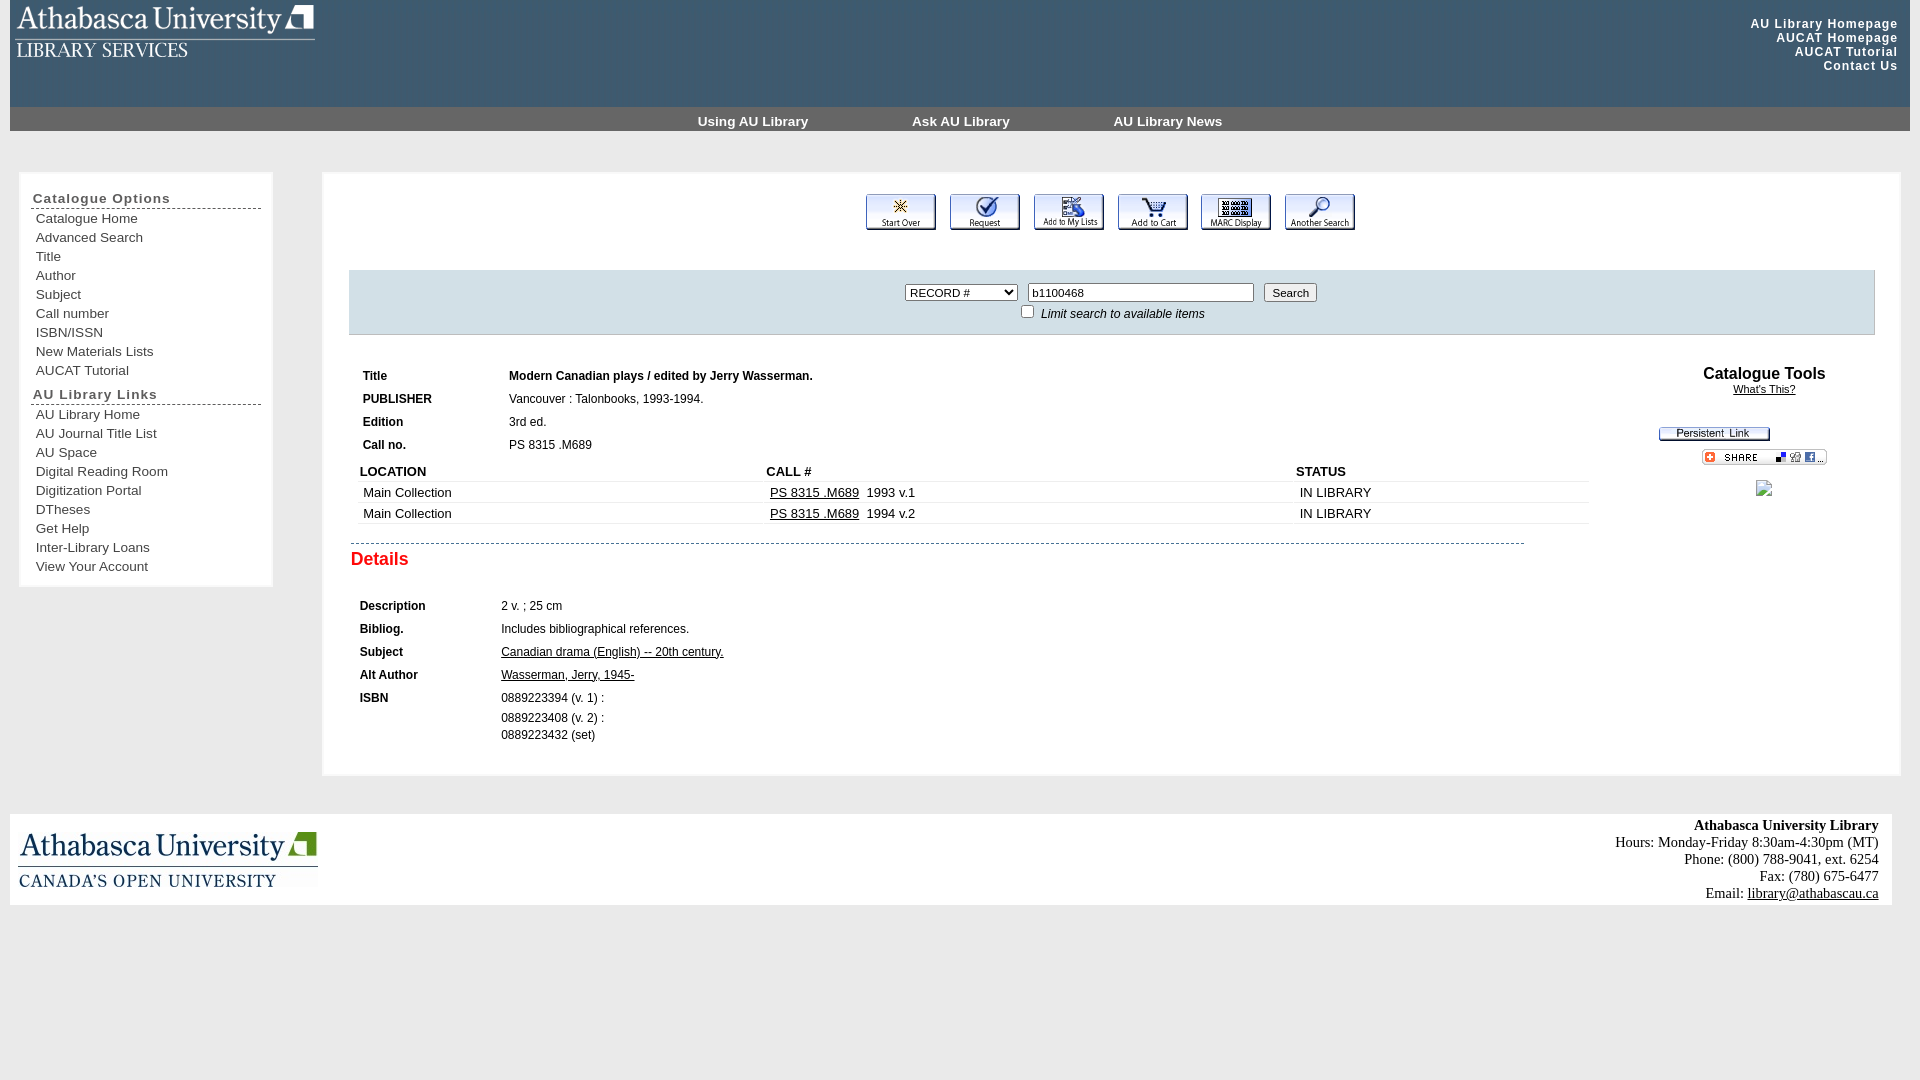 Image resolution: width=1920 pixels, height=1080 pixels. What do you see at coordinates (146, 527) in the screenshot?
I see `'Get Help'` at bounding box center [146, 527].